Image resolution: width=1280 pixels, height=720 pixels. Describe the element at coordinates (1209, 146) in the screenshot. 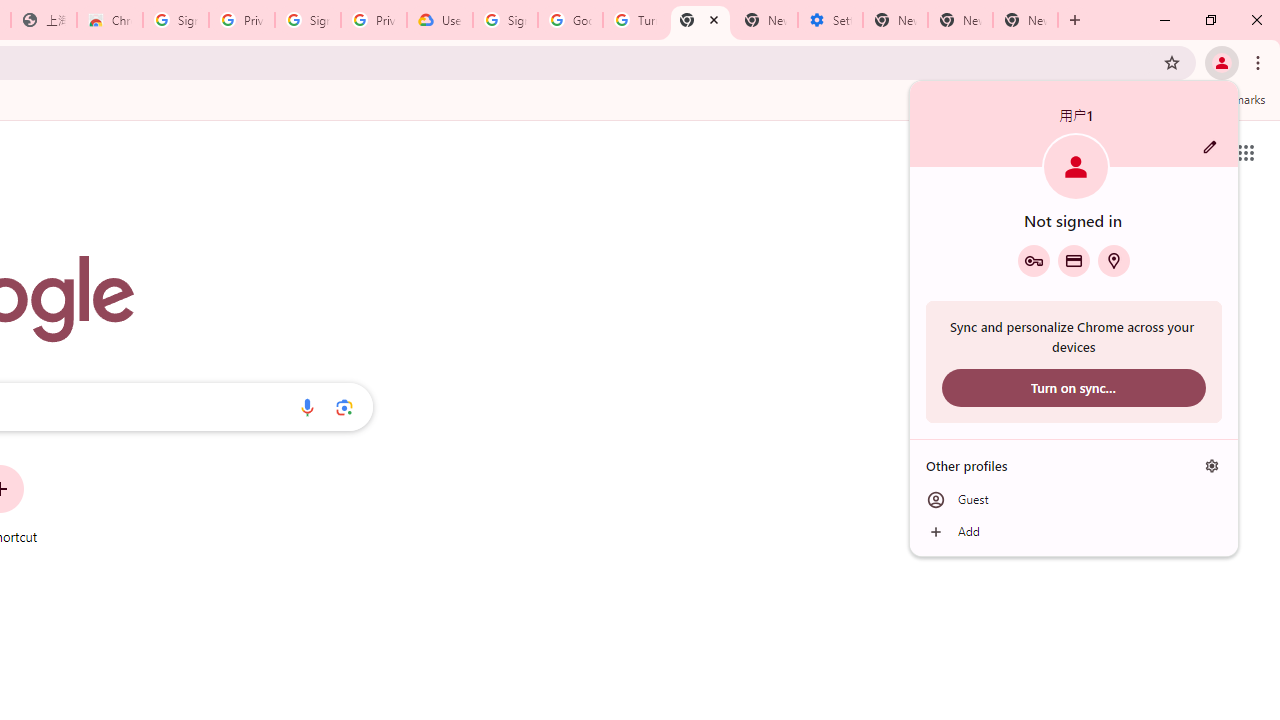

I see `'Customize profile'` at that location.